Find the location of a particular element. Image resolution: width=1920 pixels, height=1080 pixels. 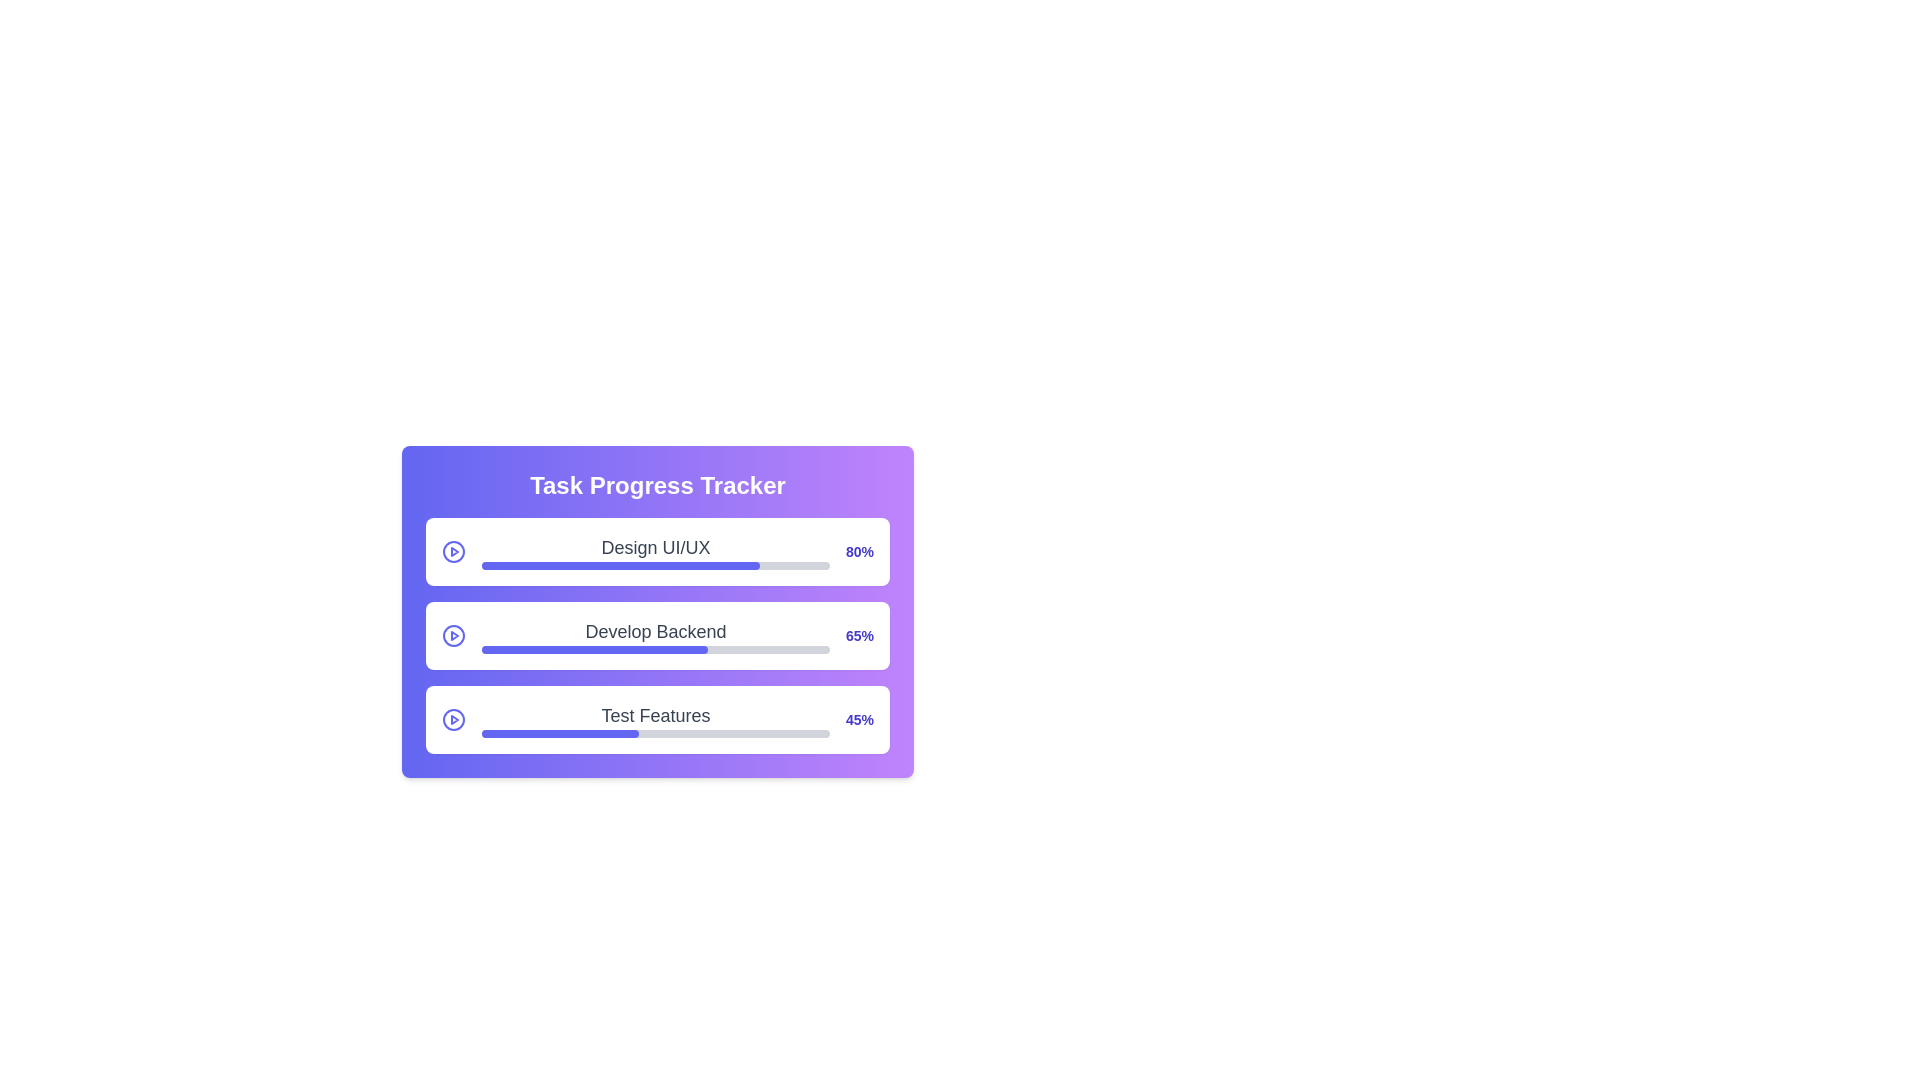

the circular play button icon located at the left side of the 'Develop Backend' task bar is located at coordinates (453, 636).